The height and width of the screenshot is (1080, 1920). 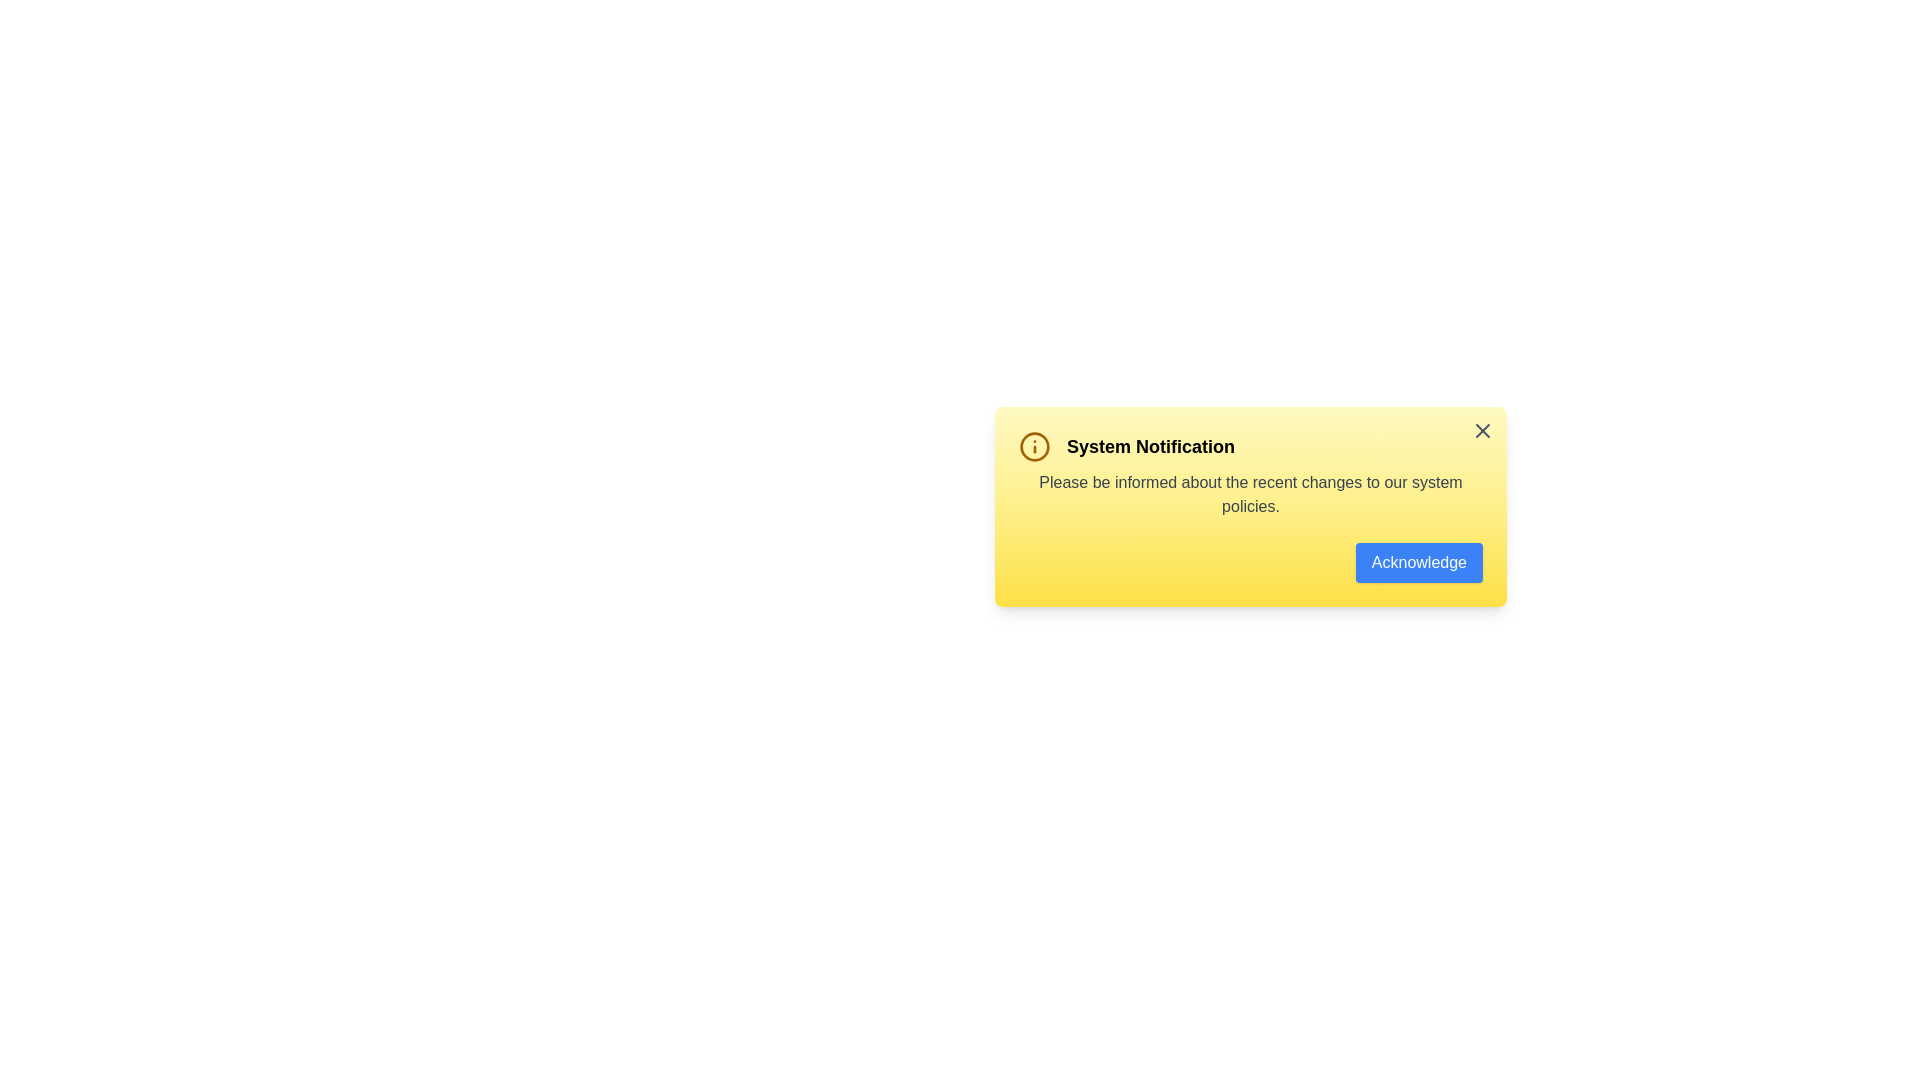 What do you see at coordinates (1483, 430) in the screenshot?
I see `the close button in the top-right corner of the alert` at bounding box center [1483, 430].